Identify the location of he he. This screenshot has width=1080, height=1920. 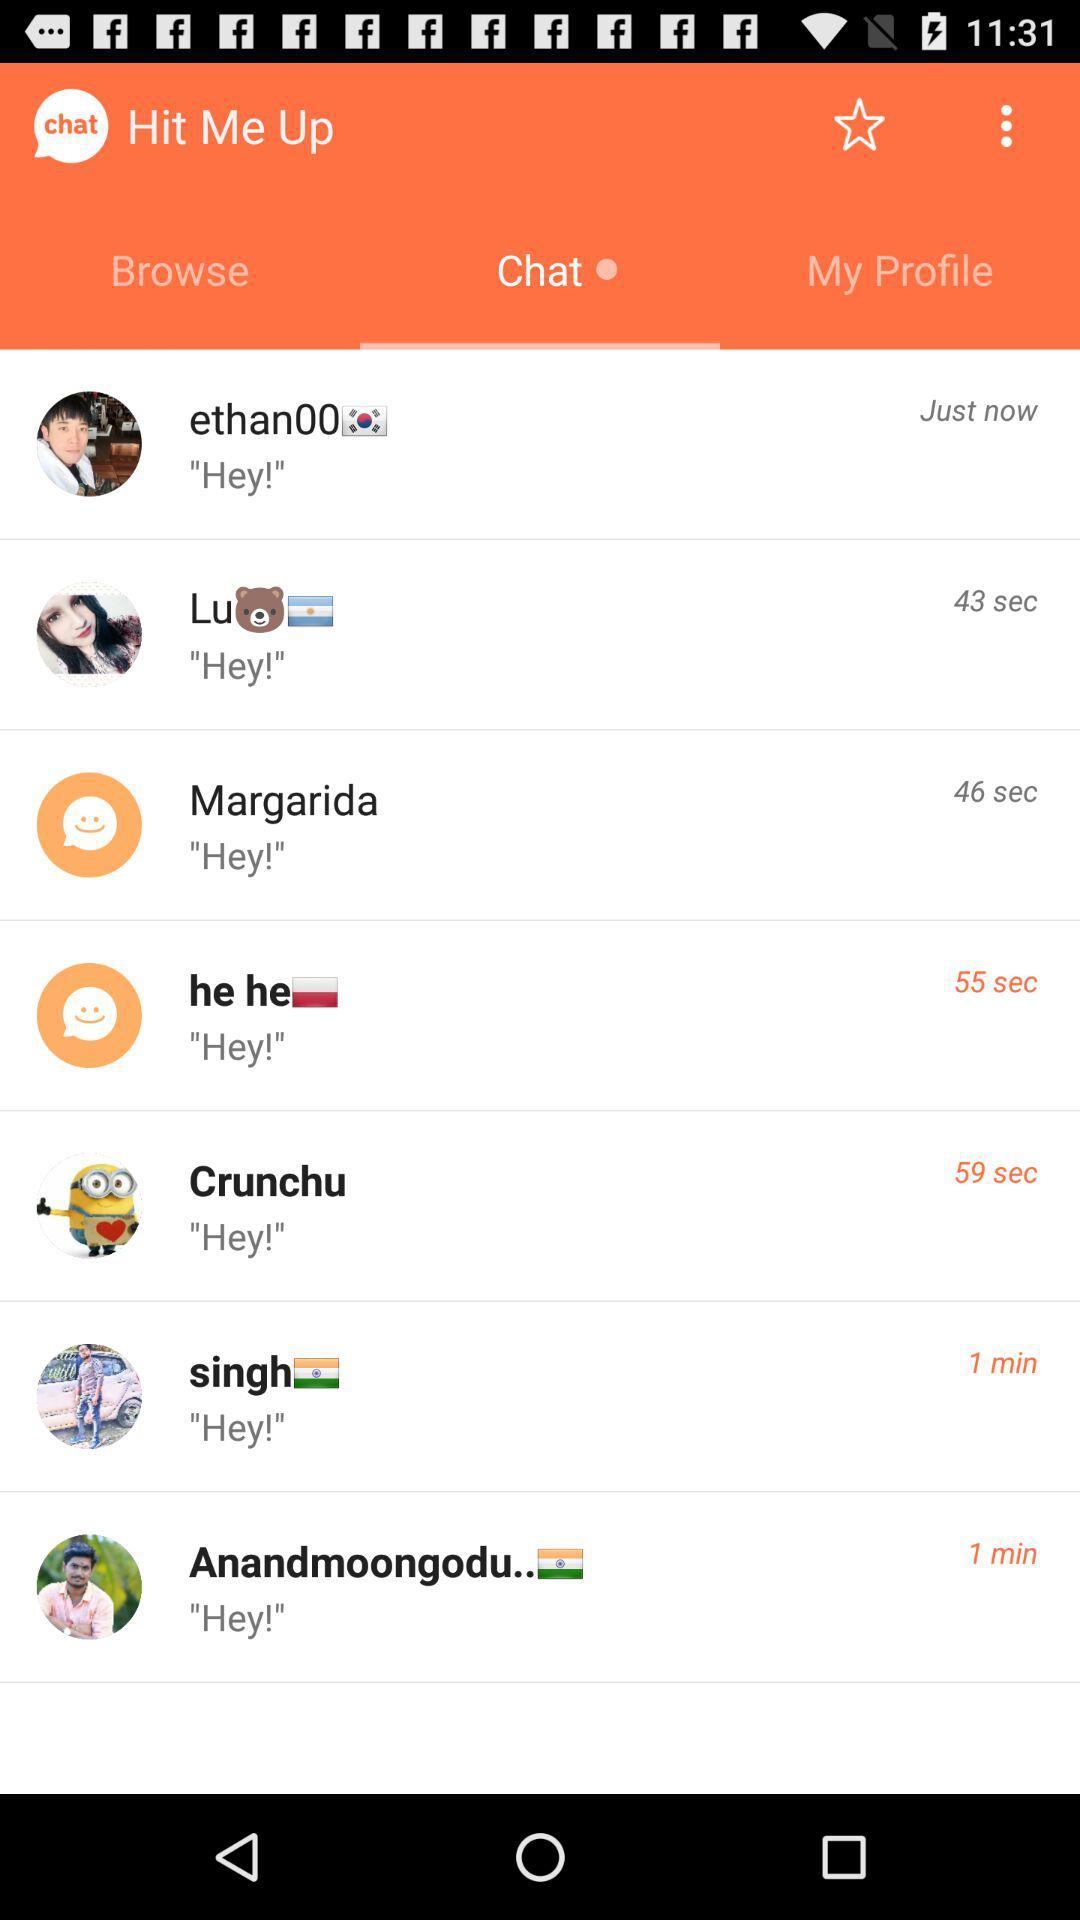
(238, 989).